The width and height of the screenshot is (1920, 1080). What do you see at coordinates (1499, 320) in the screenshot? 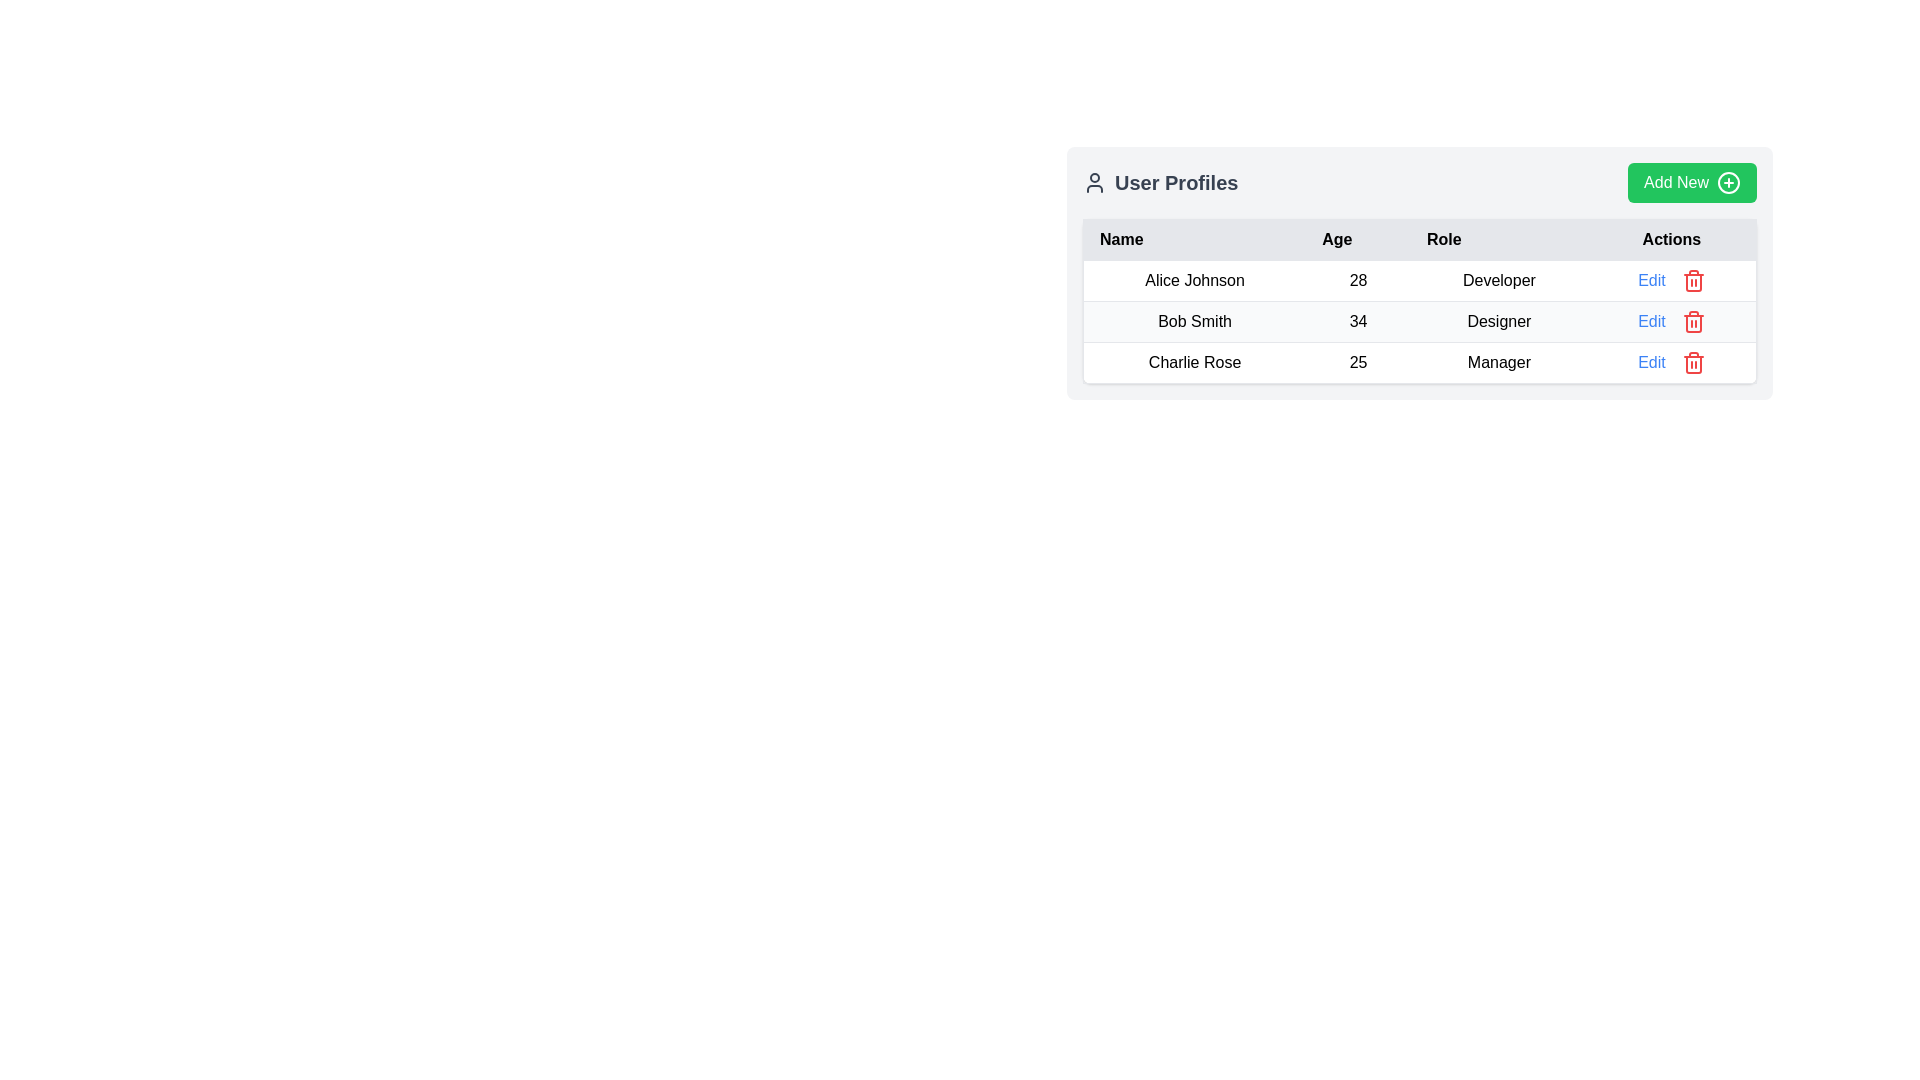
I see `the informational label displaying the role of user 'Bob Smith' in the second row of the table under the 'Role' column` at bounding box center [1499, 320].